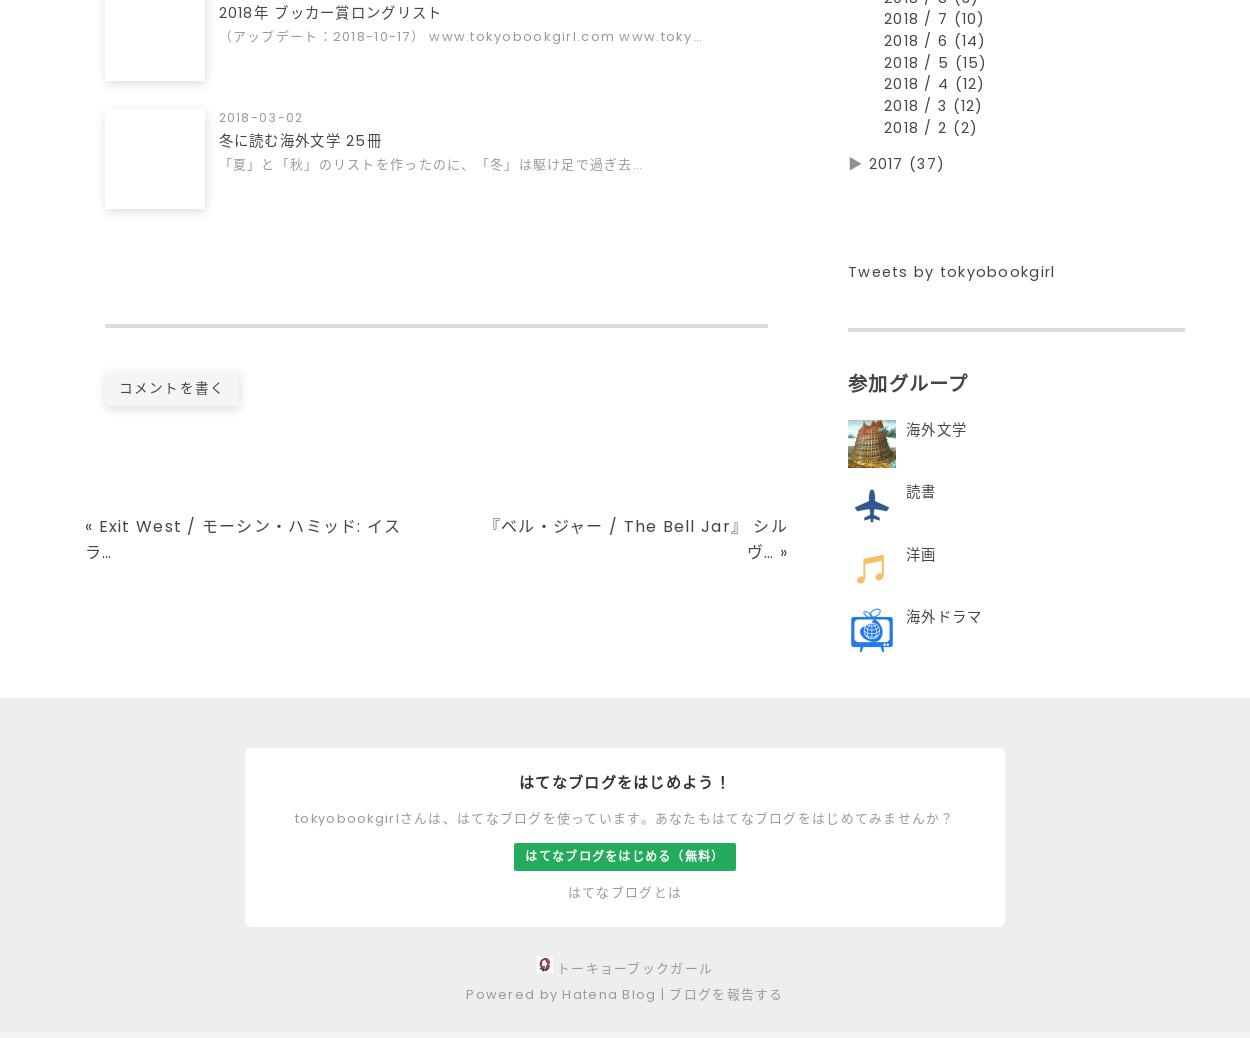  Describe the element at coordinates (918, 134) in the screenshot. I see `'2018 / 2'` at that location.